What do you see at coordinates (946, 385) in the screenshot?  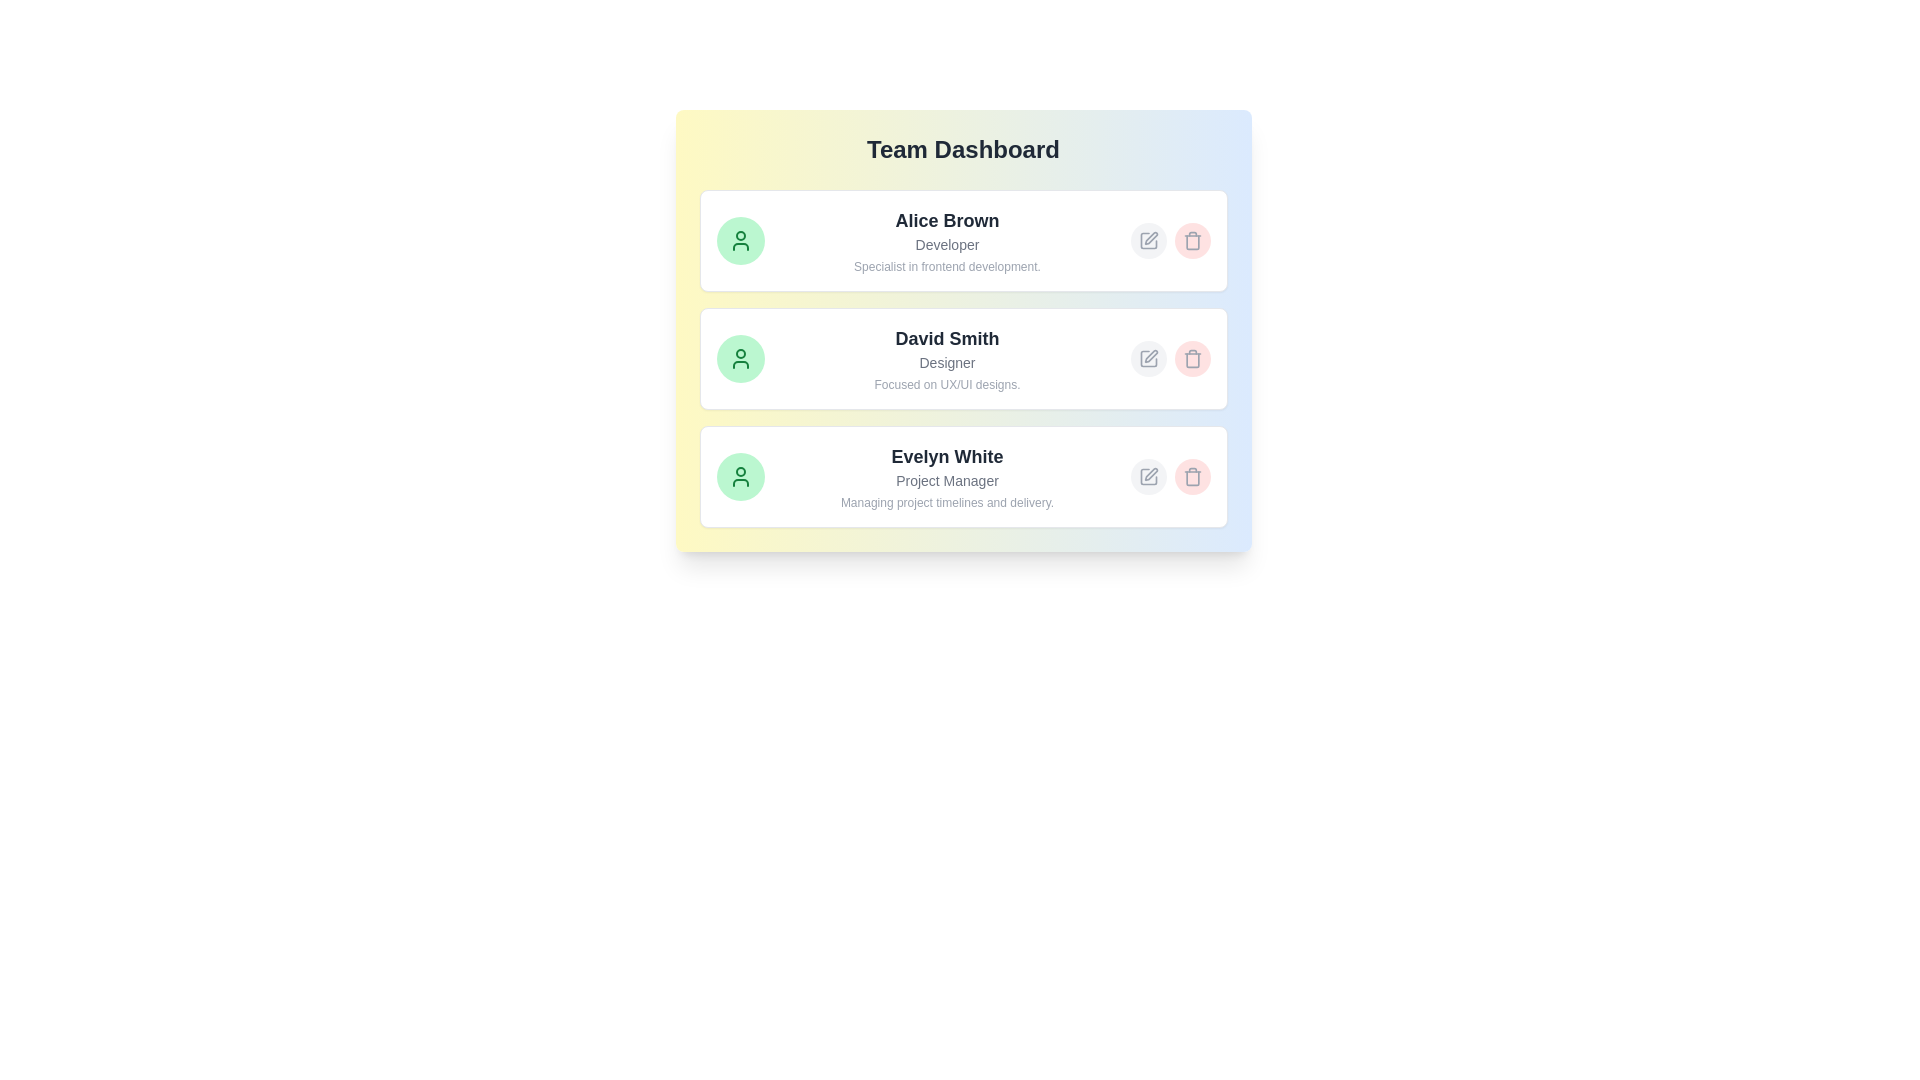 I see `the Text display that provides additional information about 'David Smith', located at the bottom of the card below the 'Designer' label` at bounding box center [946, 385].